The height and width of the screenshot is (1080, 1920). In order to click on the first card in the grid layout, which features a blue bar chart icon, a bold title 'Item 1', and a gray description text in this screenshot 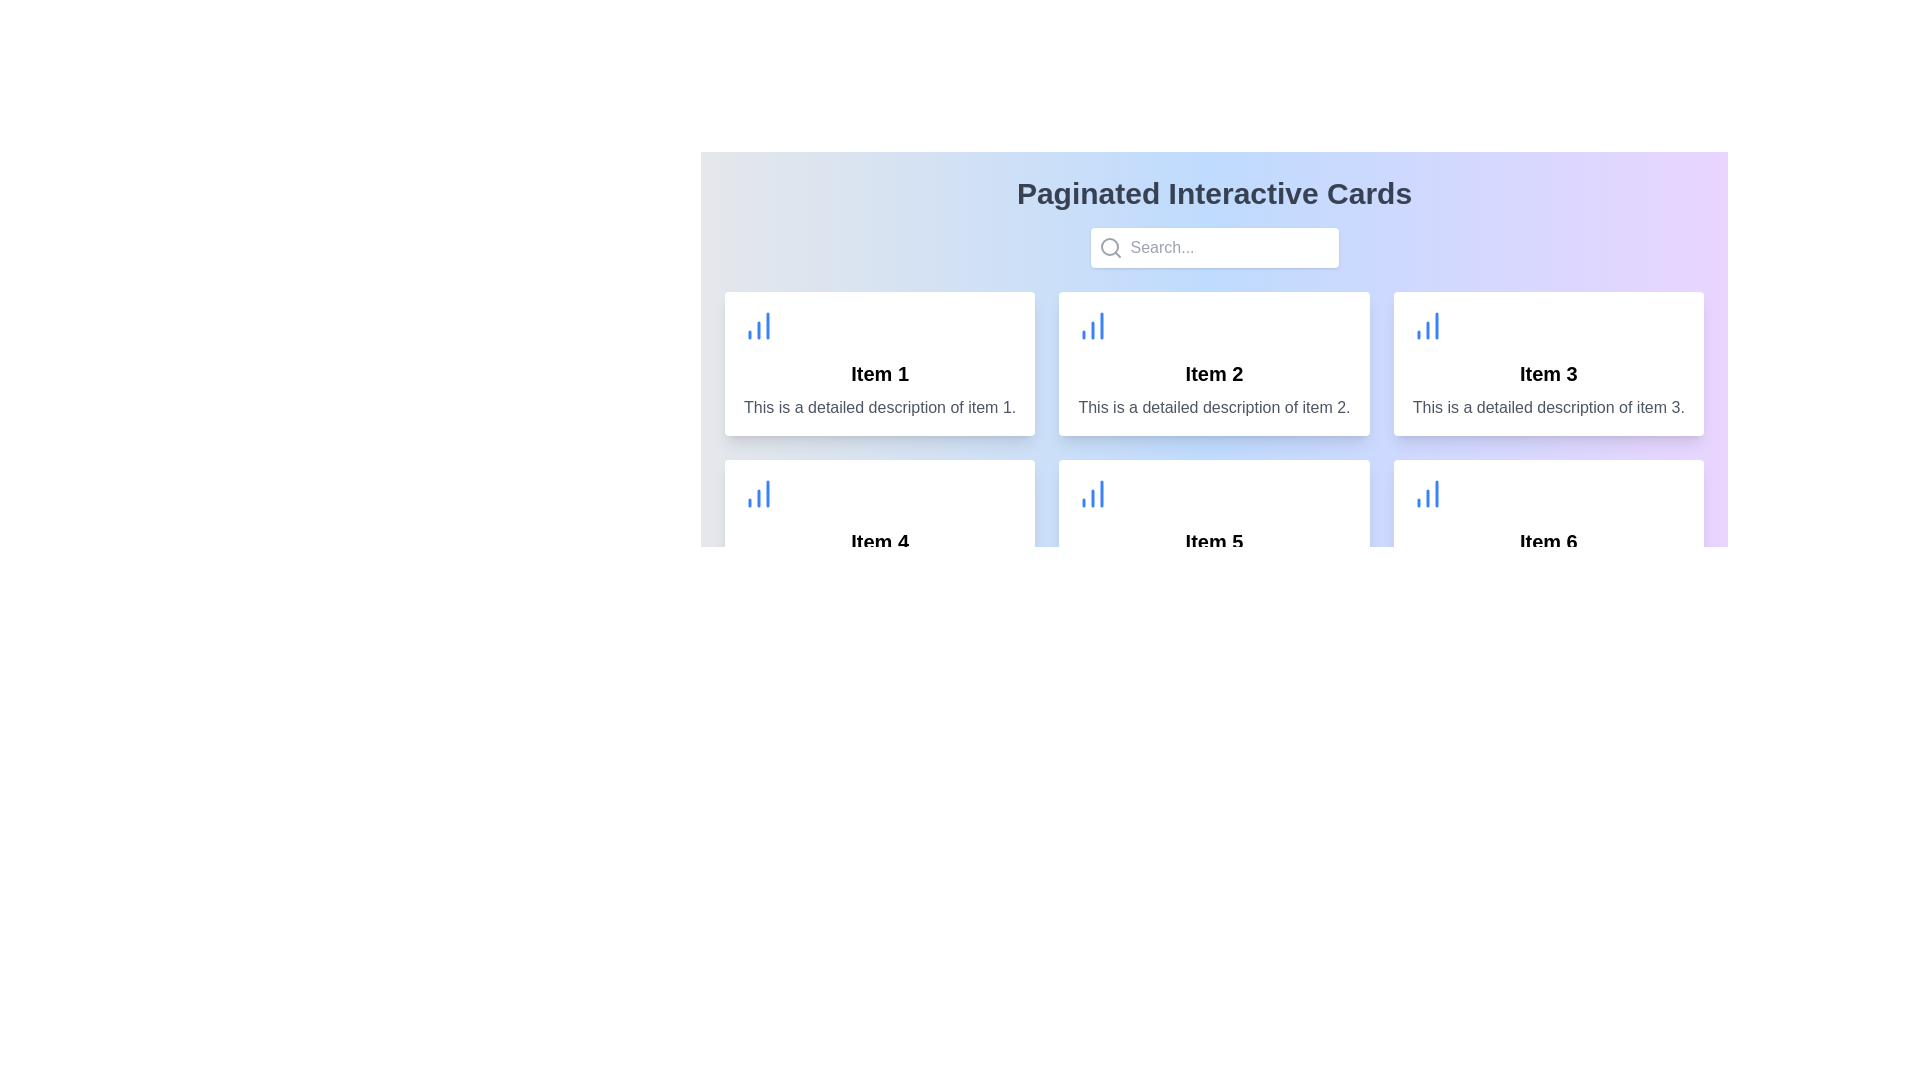, I will do `click(880, 363)`.